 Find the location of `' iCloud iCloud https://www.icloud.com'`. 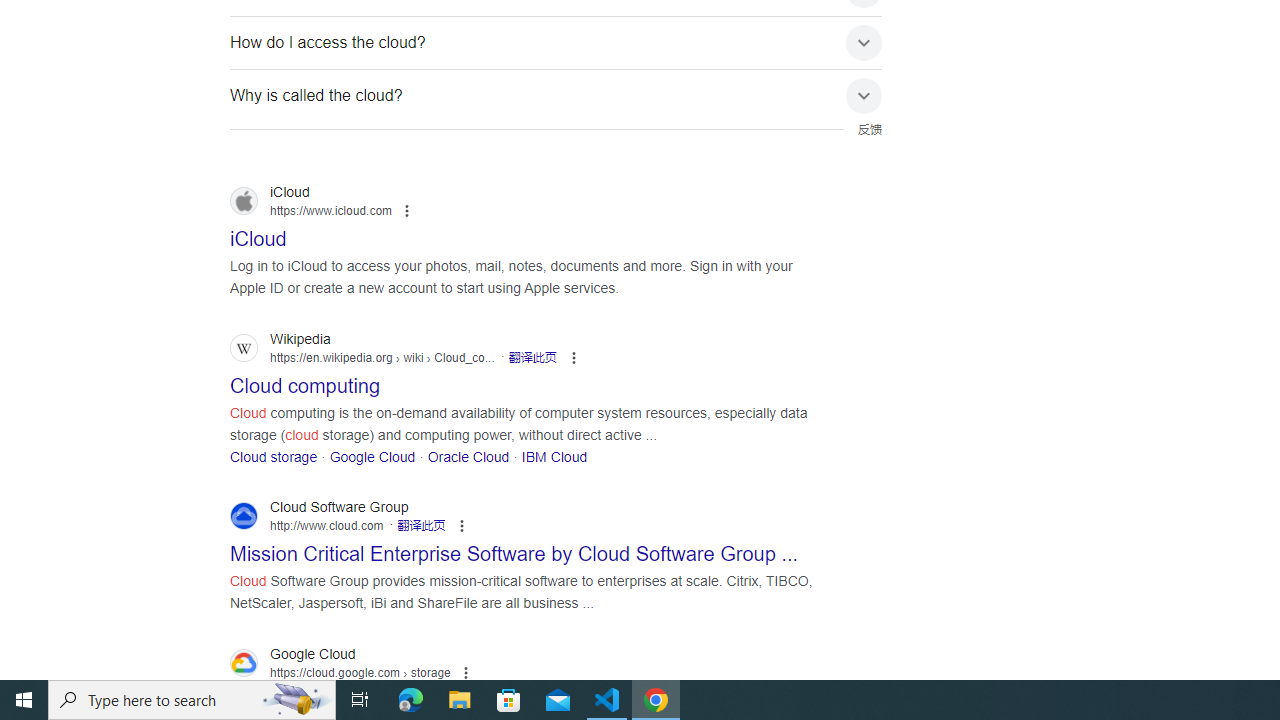

' iCloud iCloud https://www.icloud.com' is located at coordinates (257, 232).